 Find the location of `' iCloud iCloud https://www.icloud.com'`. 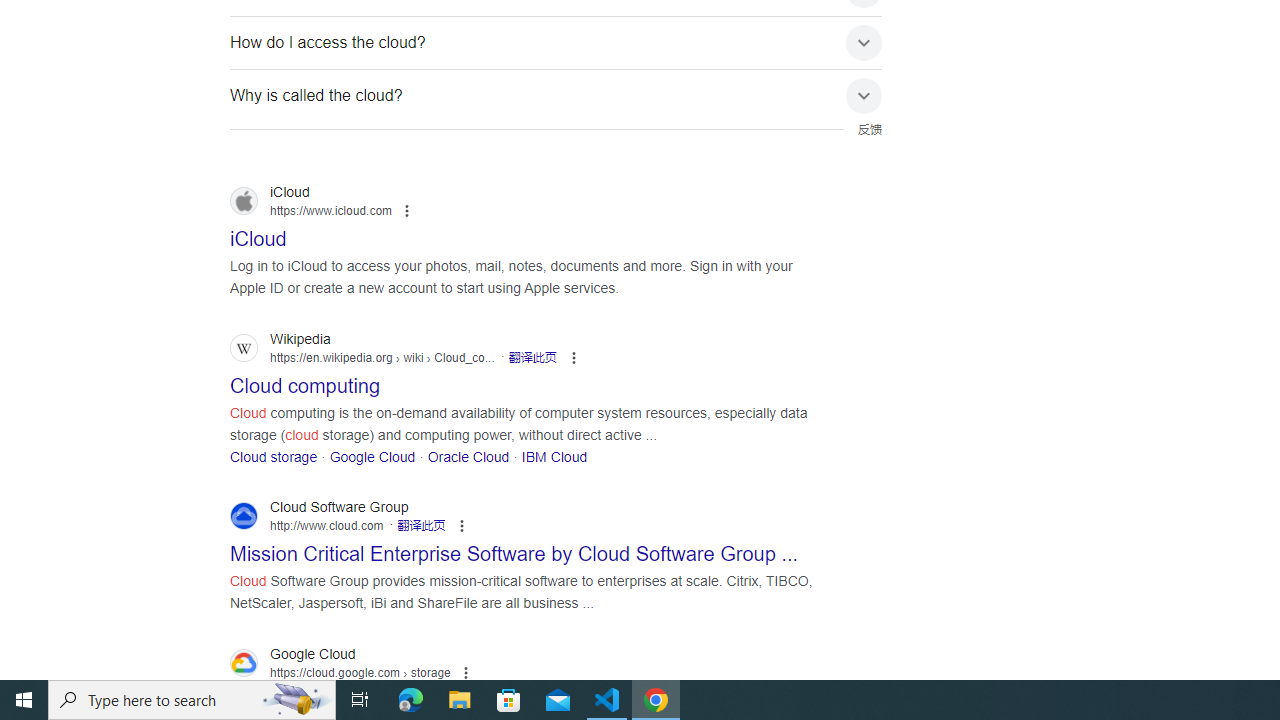

' iCloud iCloud https://www.icloud.com' is located at coordinates (257, 232).